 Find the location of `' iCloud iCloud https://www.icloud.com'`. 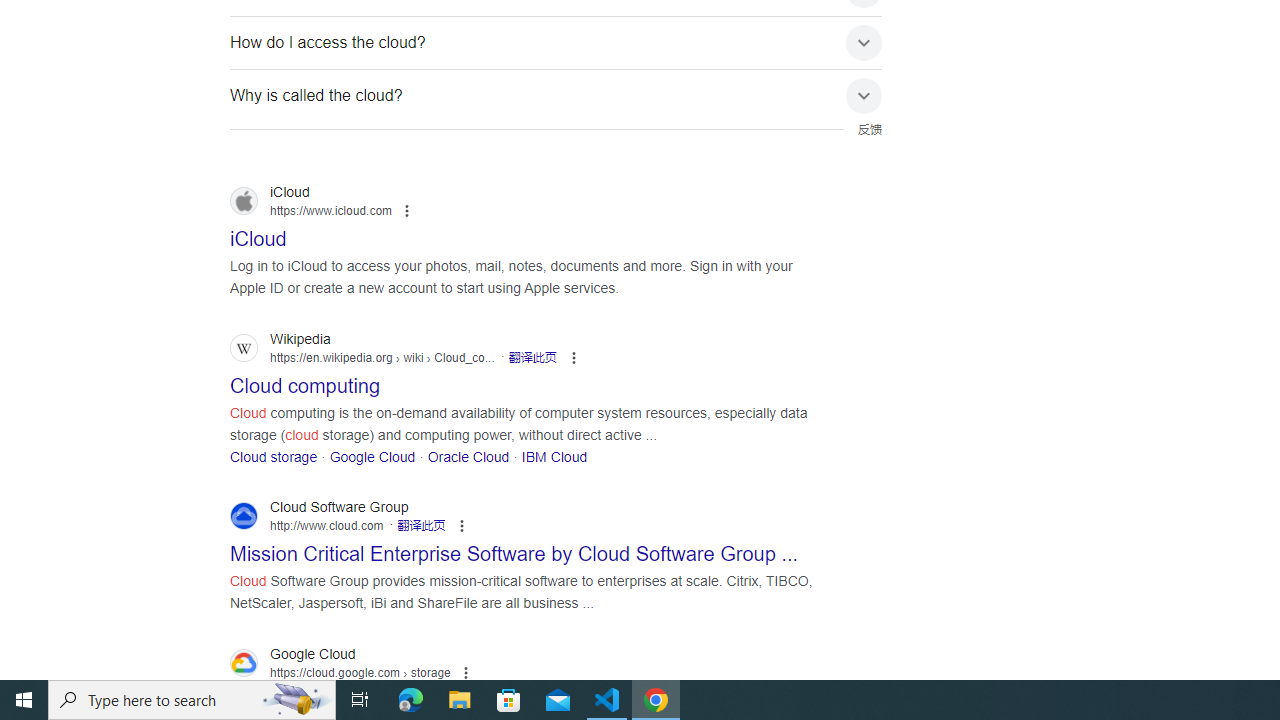

' iCloud iCloud https://www.icloud.com' is located at coordinates (257, 232).